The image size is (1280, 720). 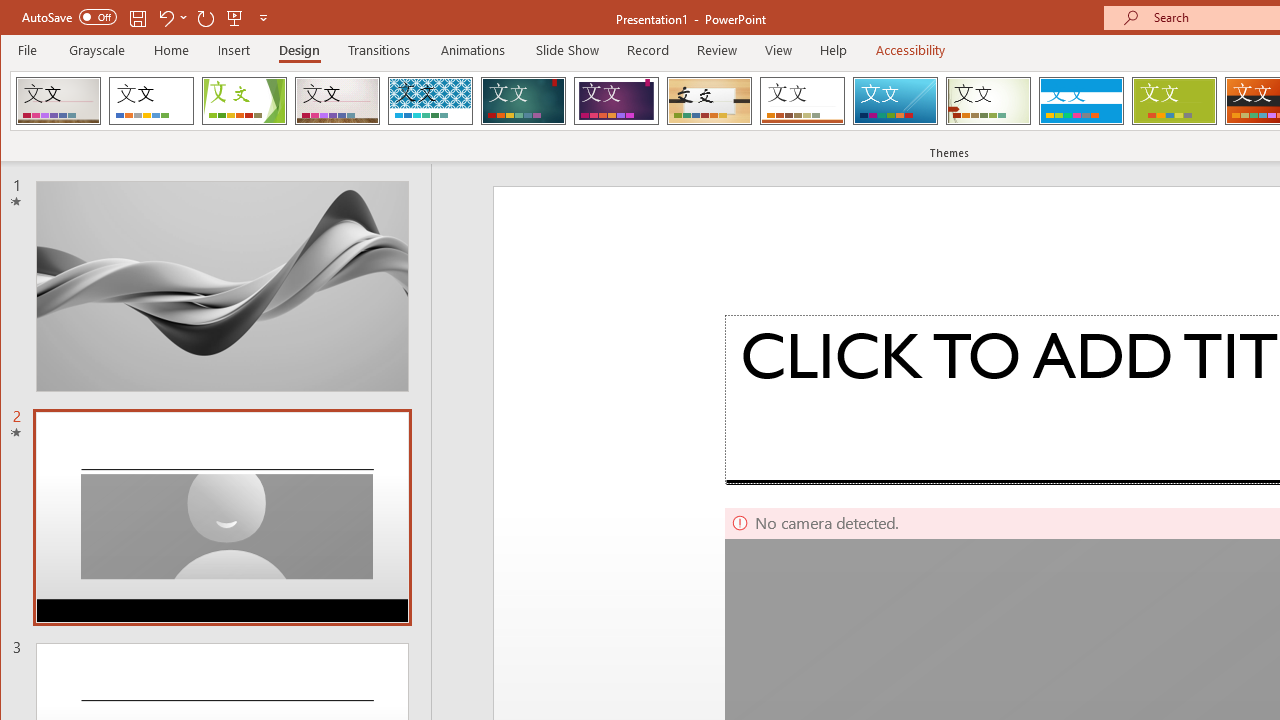 I want to click on 'Banded', so click(x=1080, y=100).